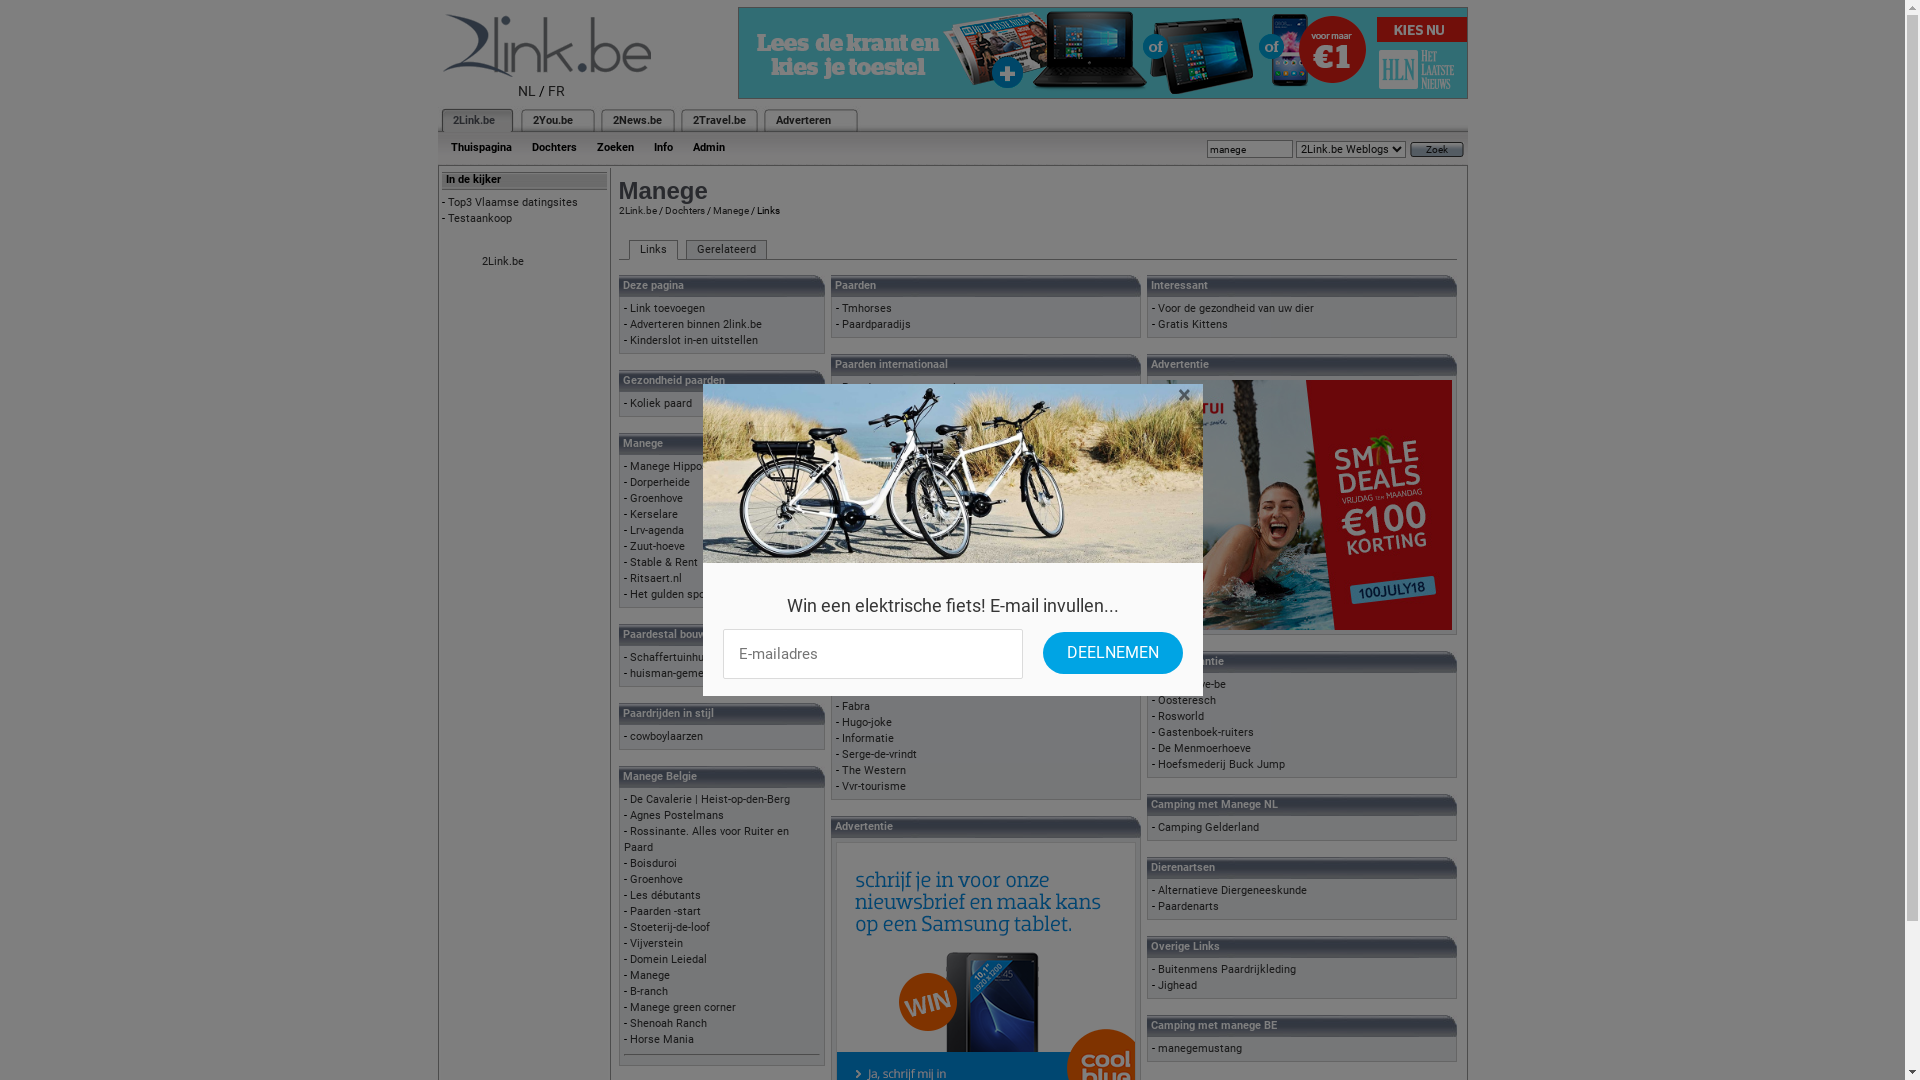 Image resolution: width=1920 pixels, height=1080 pixels. What do you see at coordinates (628, 1007) in the screenshot?
I see `'Manege green corner'` at bounding box center [628, 1007].